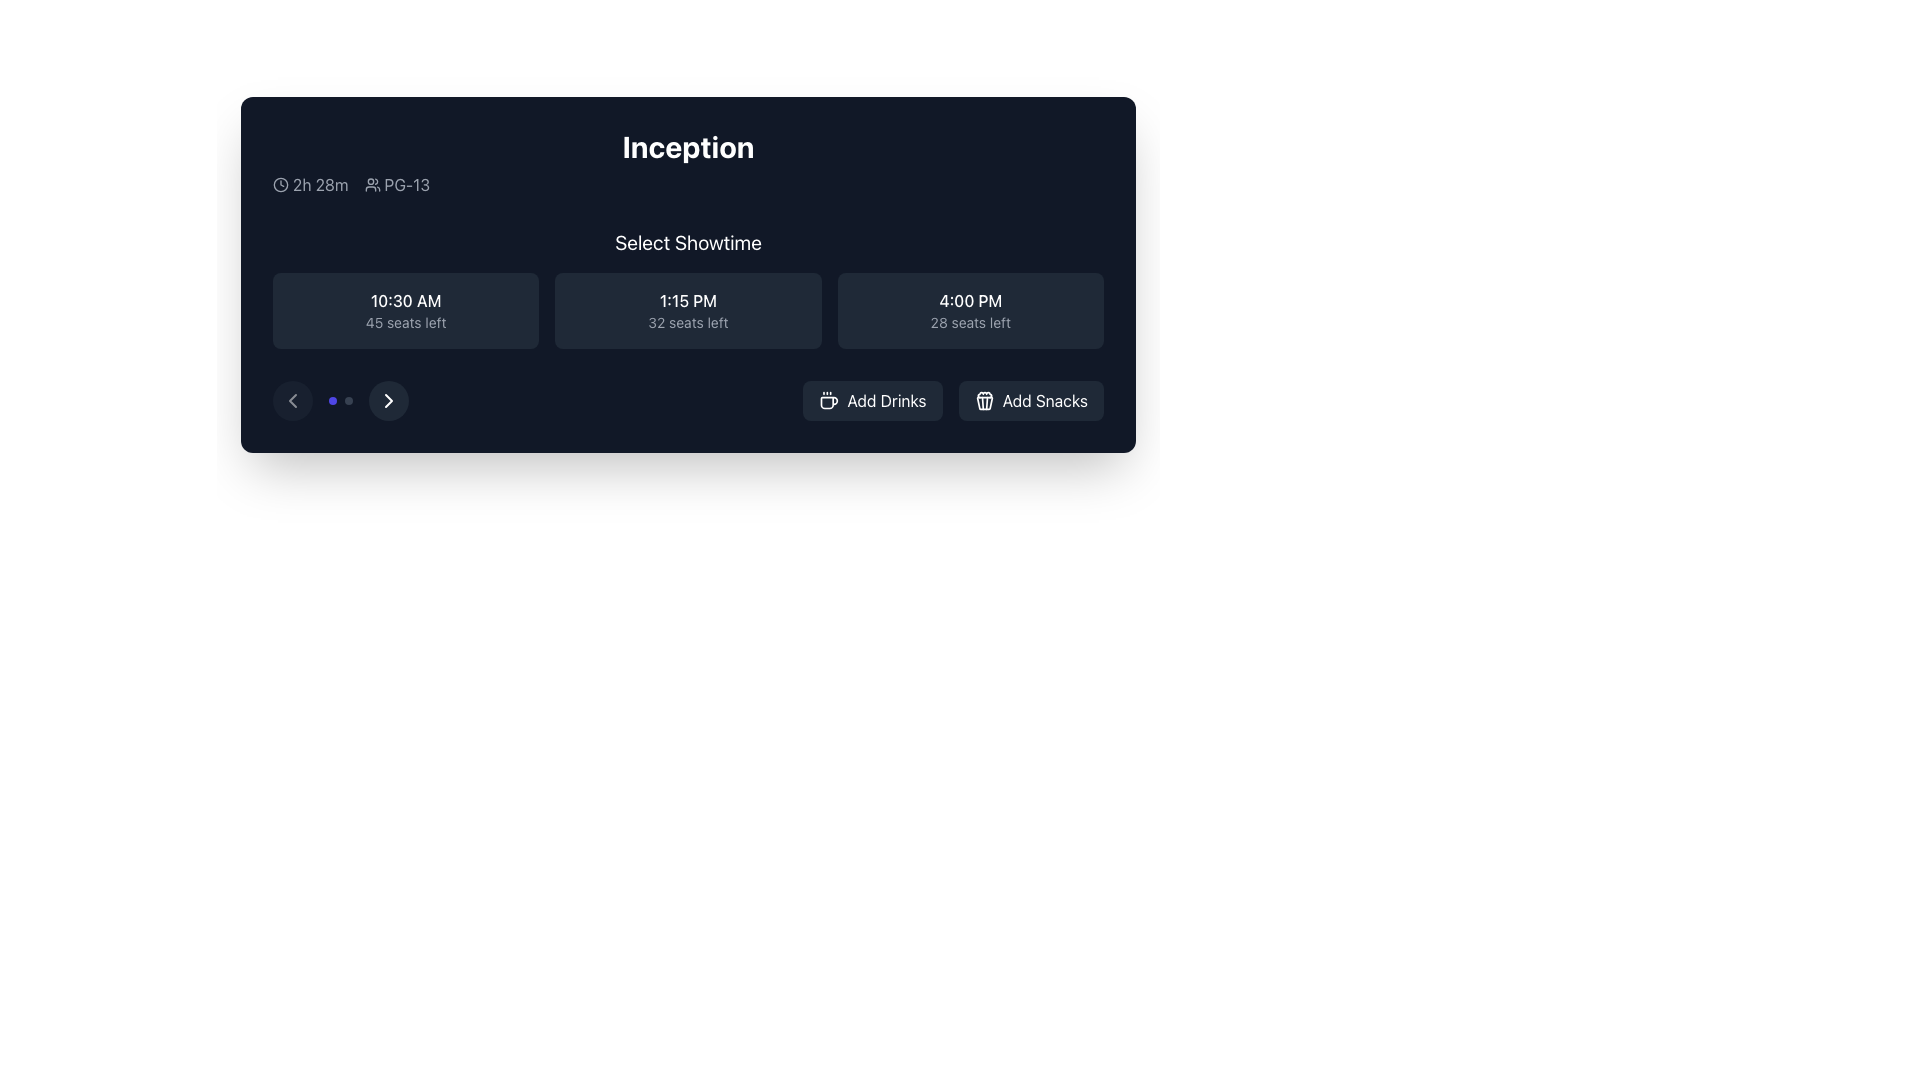 This screenshot has width=1920, height=1080. I want to click on the button displaying the showtime '1:15 PM' with '32 seats left', so click(688, 289).